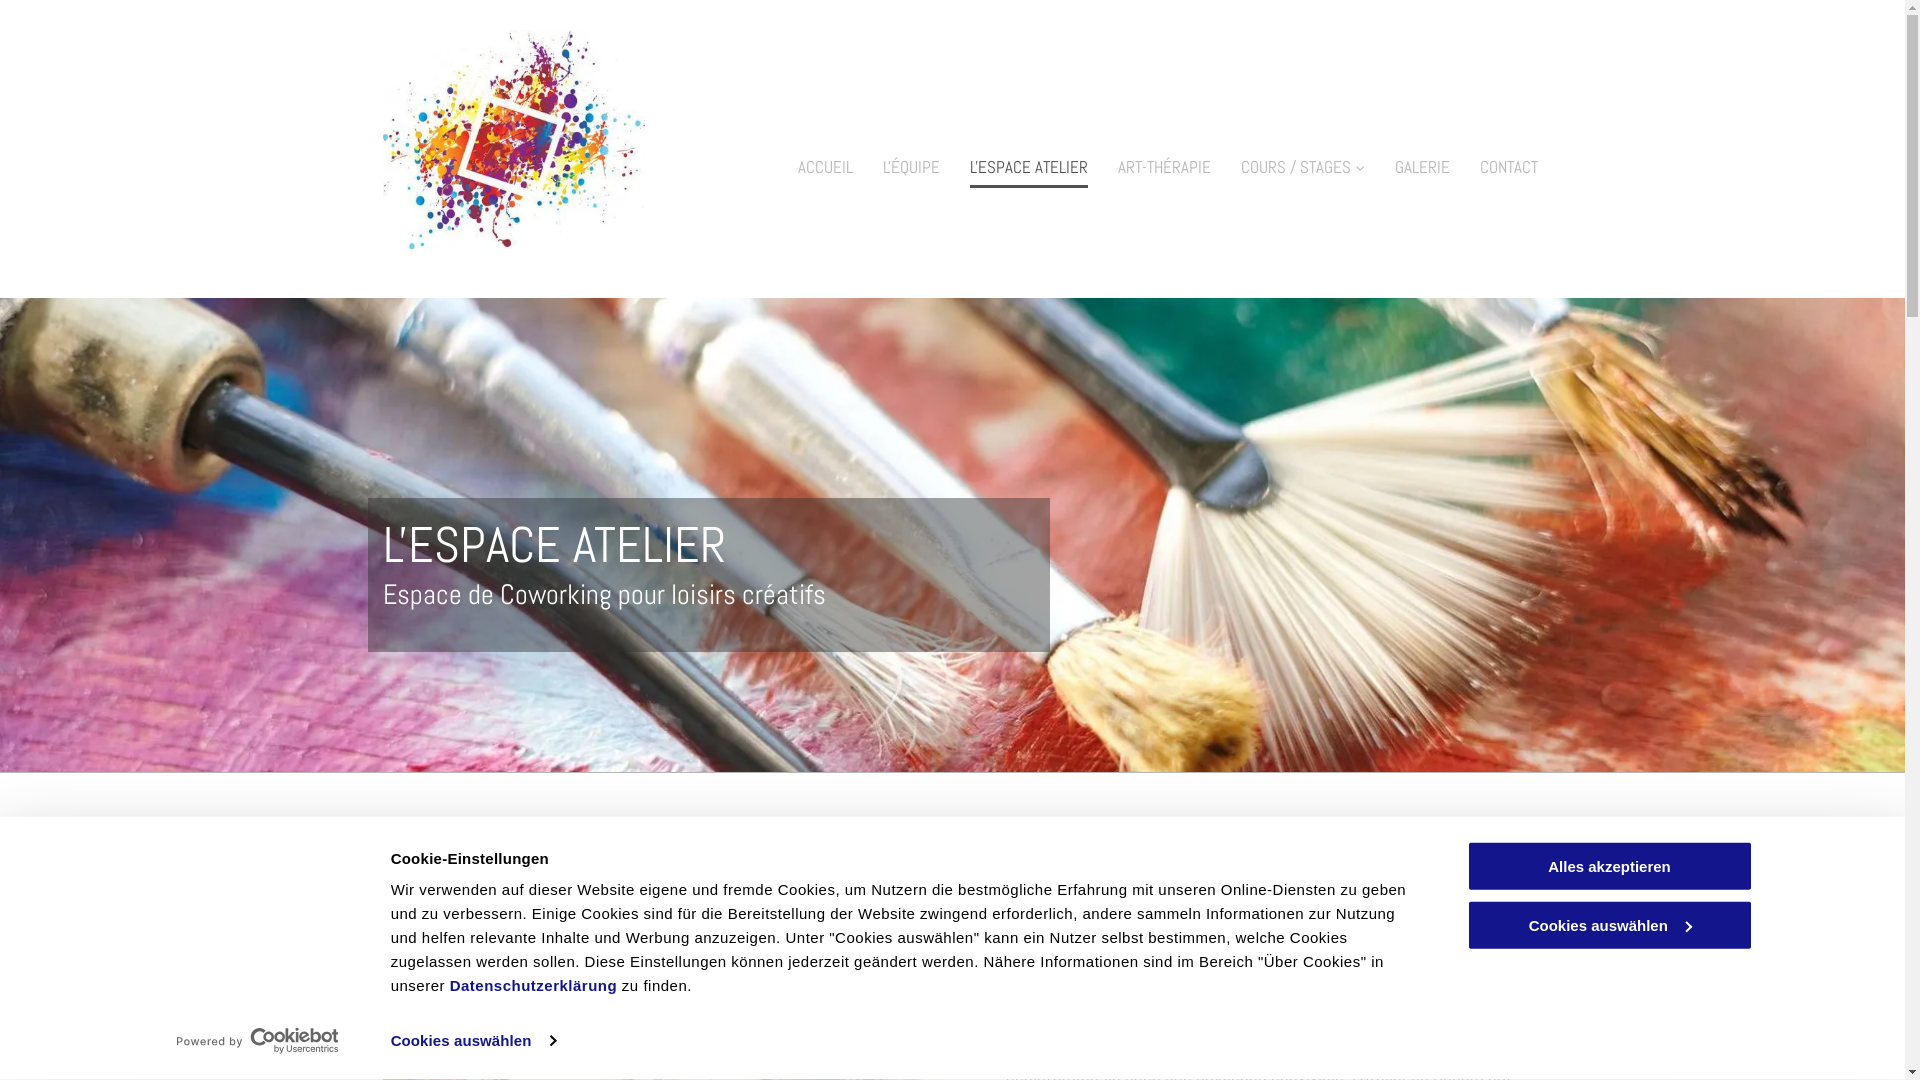 This screenshot has width=1920, height=1080. I want to click on 'COURS / STAGES', so click(1301, 162).